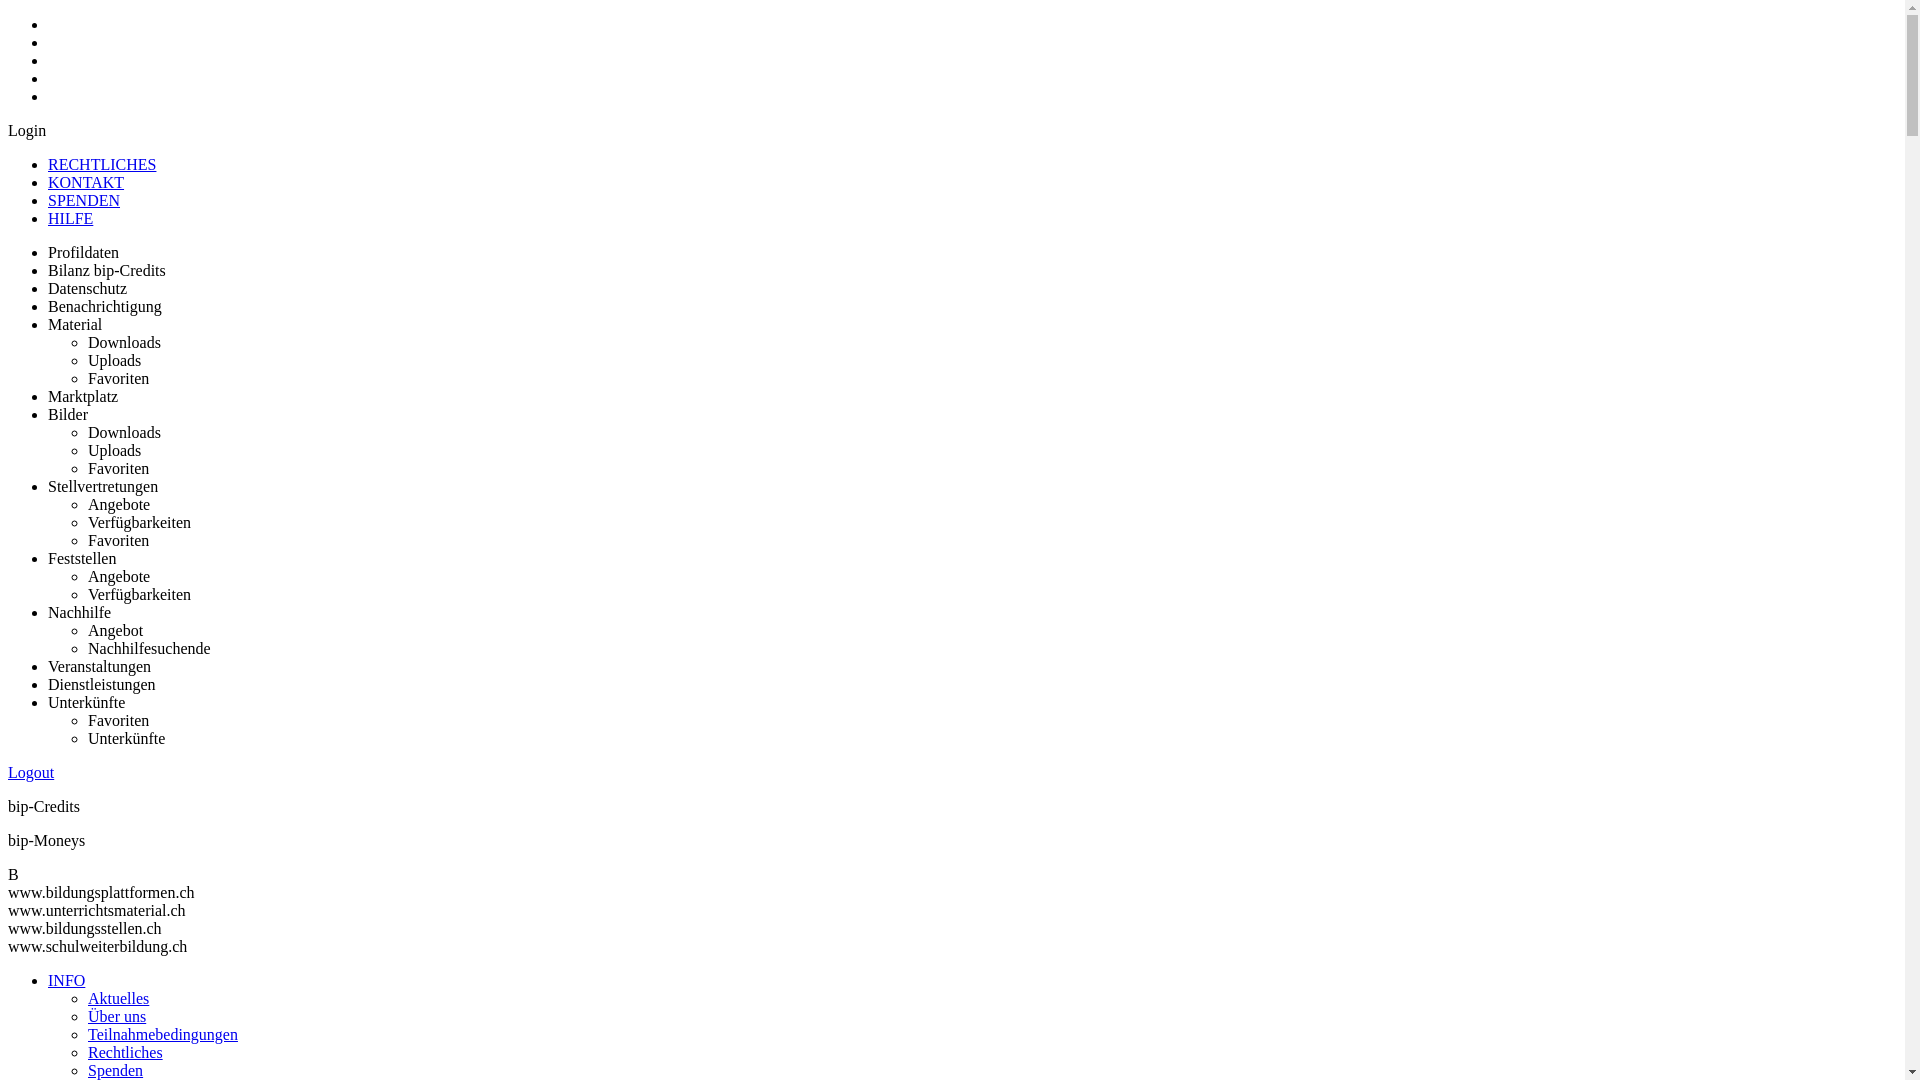 This screenshot has width=1920, height=1080. What do you see at coordinates (100, 163) in the screenshot?
I see `'RECHTLICHES'` at bounding box center [100, 163].